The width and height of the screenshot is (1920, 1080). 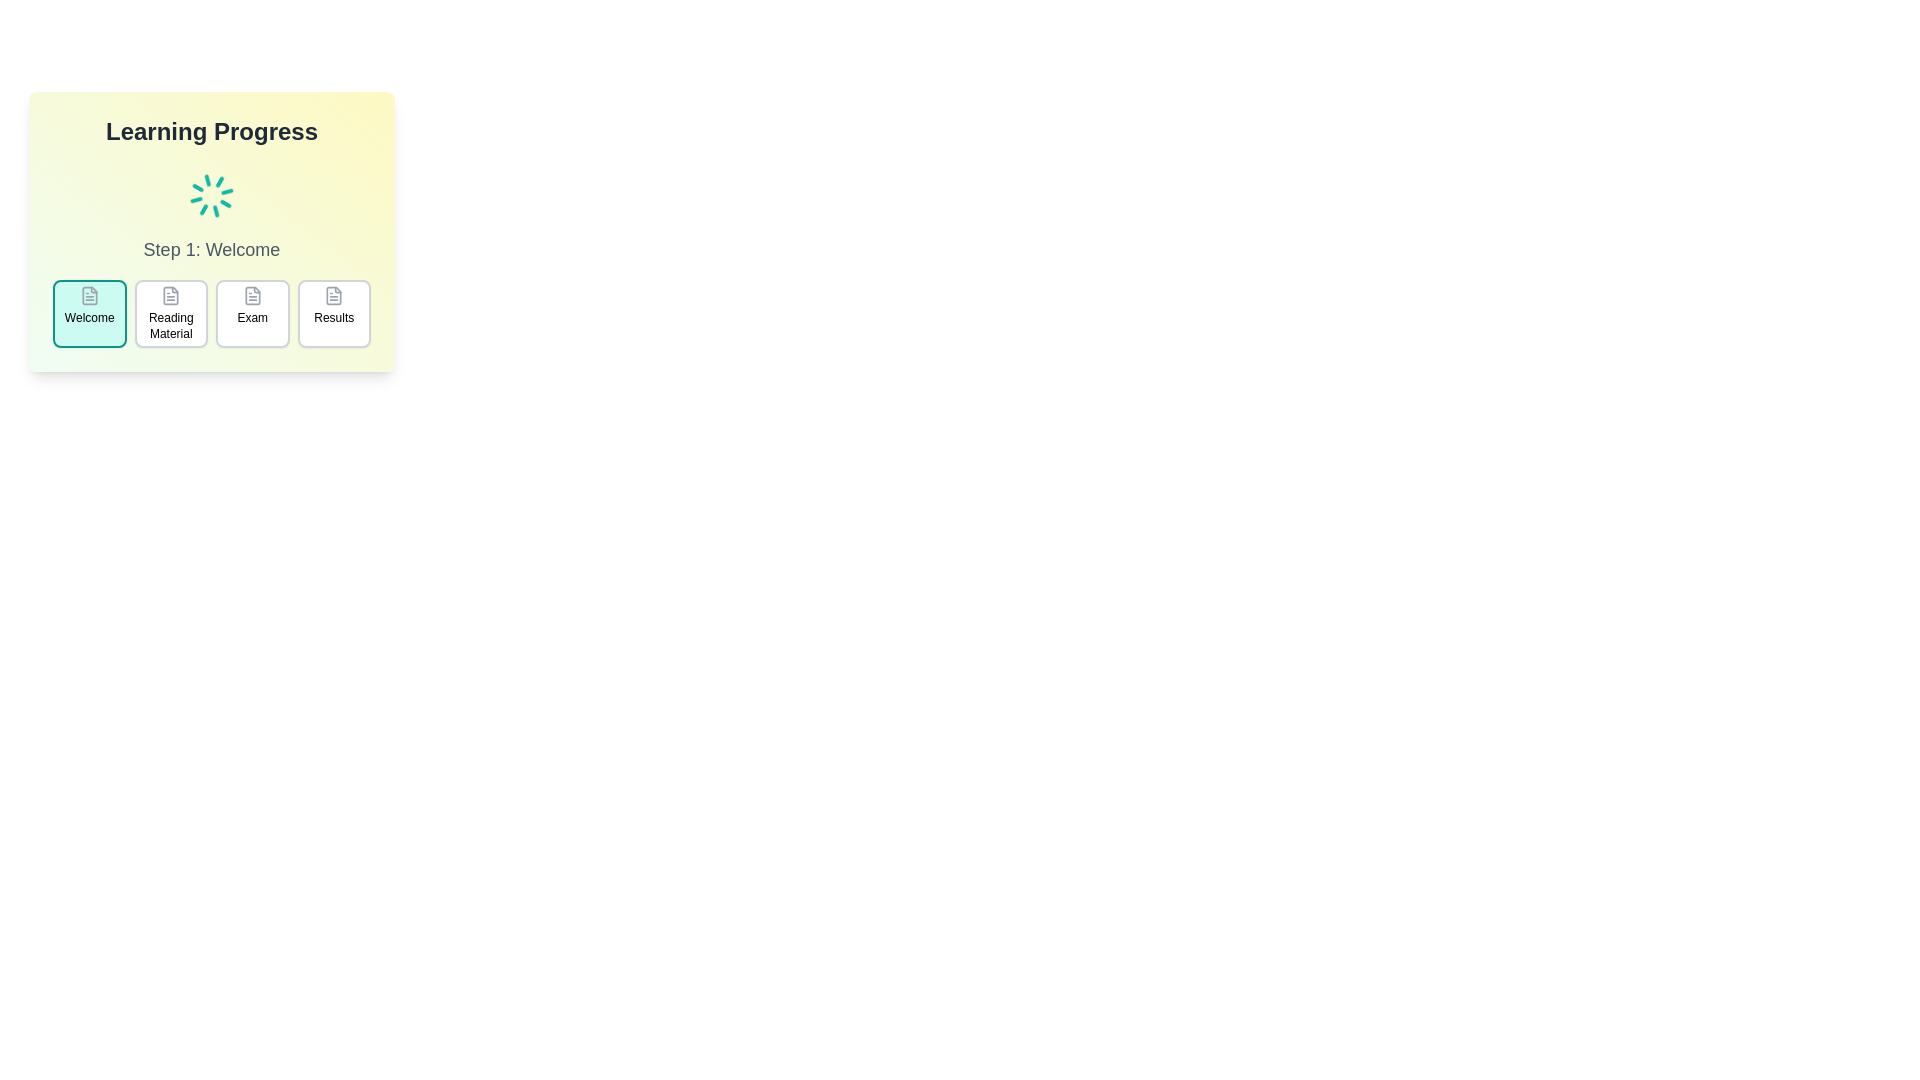 What do you see at coordinates (334, 313) in the screenshot?
I see `the 'Results' button, which is a rectangular button with a white background, a document icon, and bordered with a gray outline, located below the 'Learning Progress' heading` at bounding box center [334, 313].